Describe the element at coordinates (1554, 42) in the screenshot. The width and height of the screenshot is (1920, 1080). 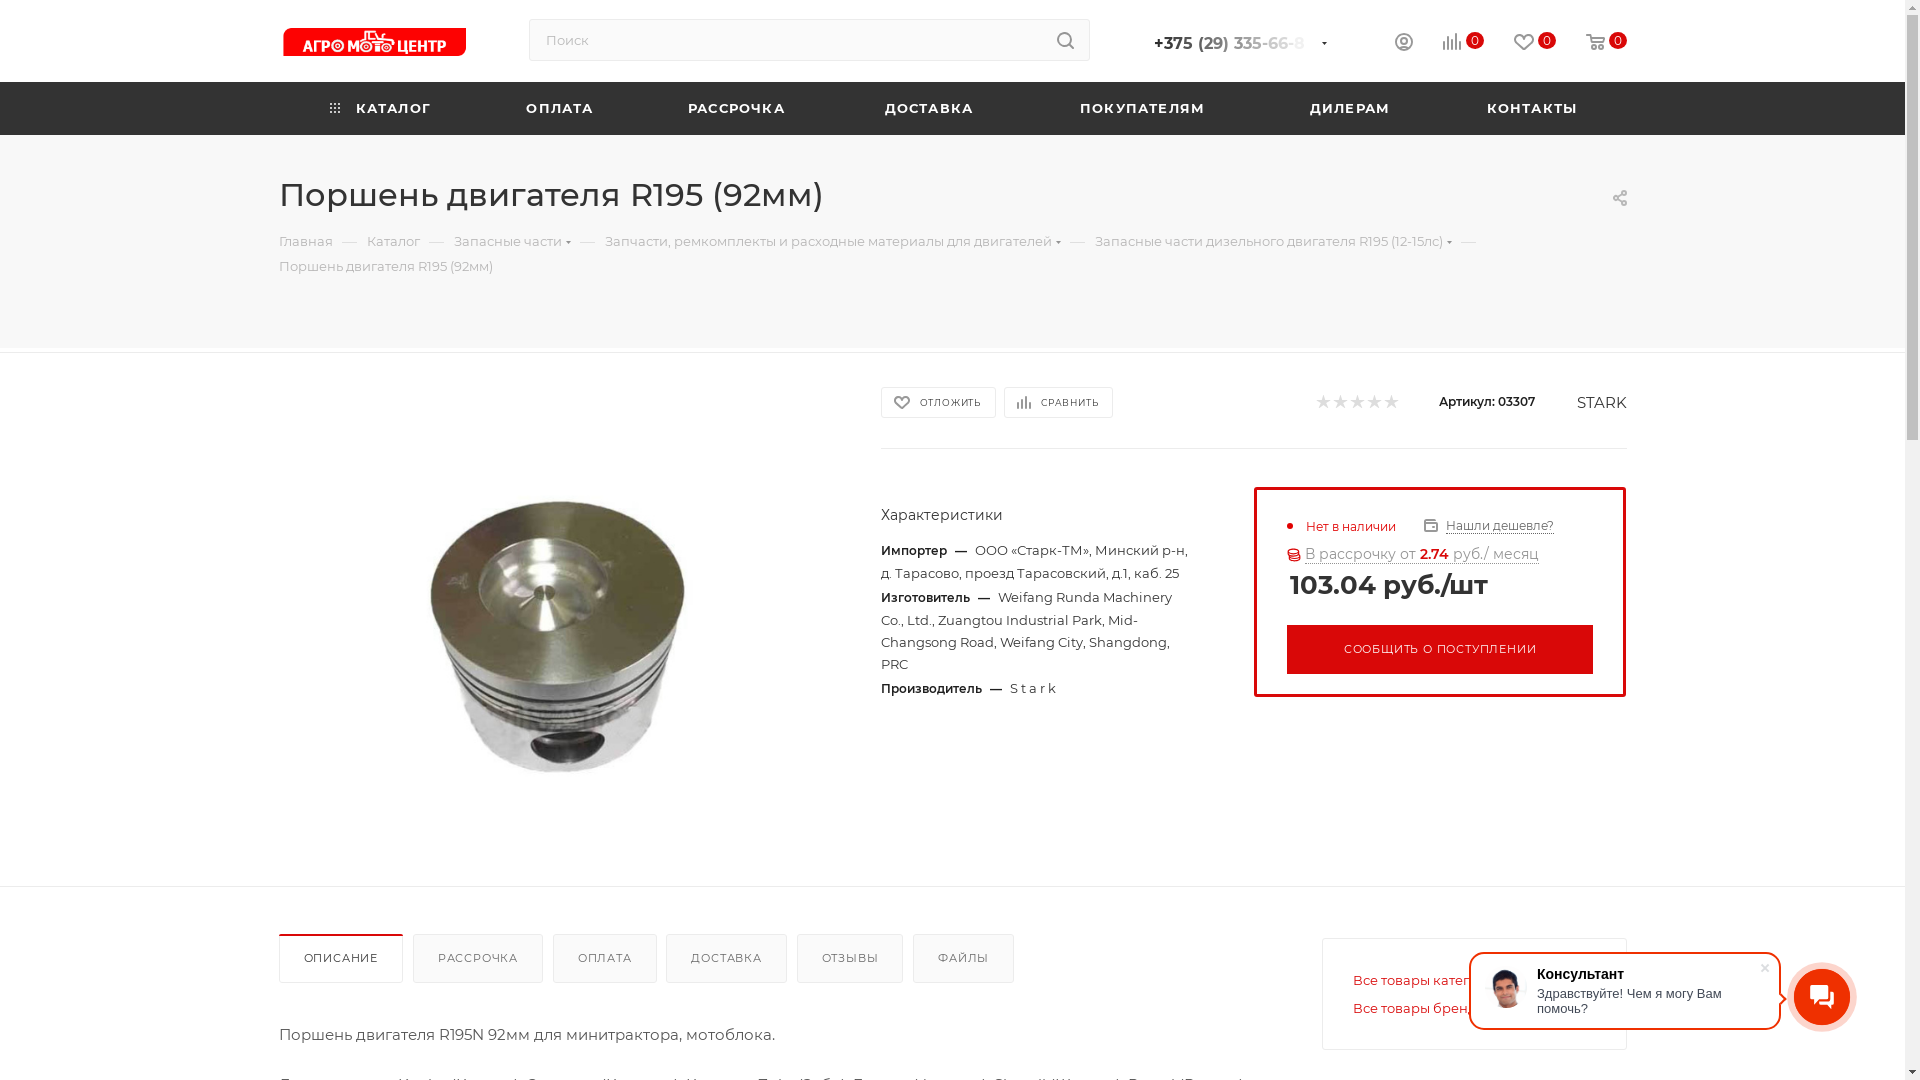
I see `'0'` at that location.